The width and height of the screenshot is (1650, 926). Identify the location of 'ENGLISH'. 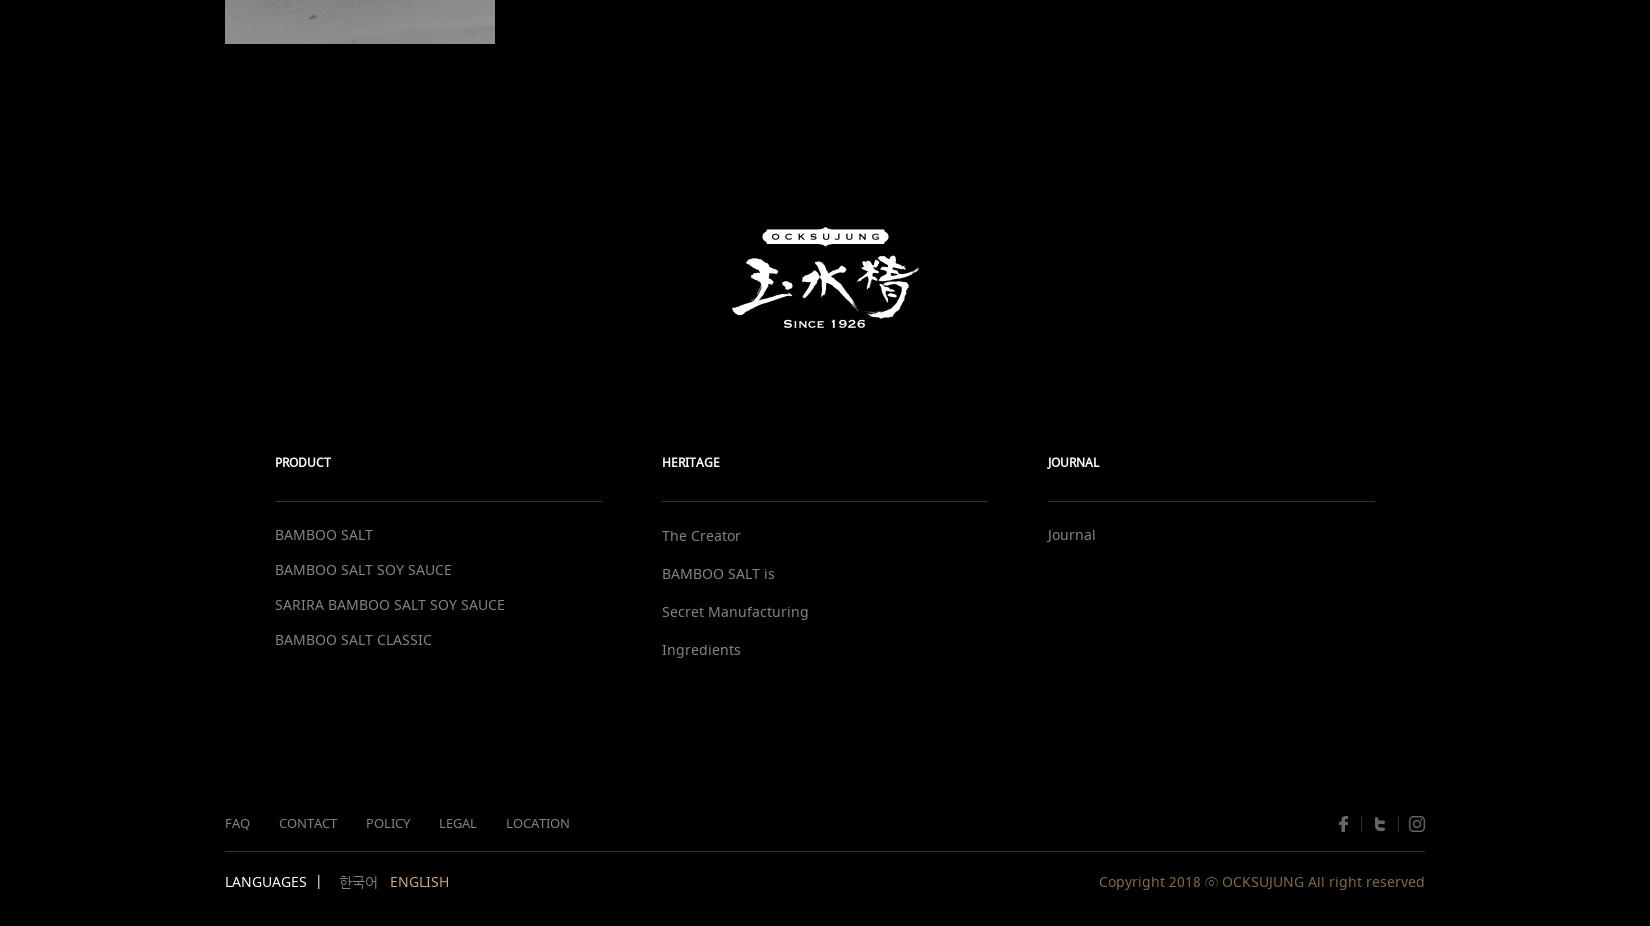
(418, 881).